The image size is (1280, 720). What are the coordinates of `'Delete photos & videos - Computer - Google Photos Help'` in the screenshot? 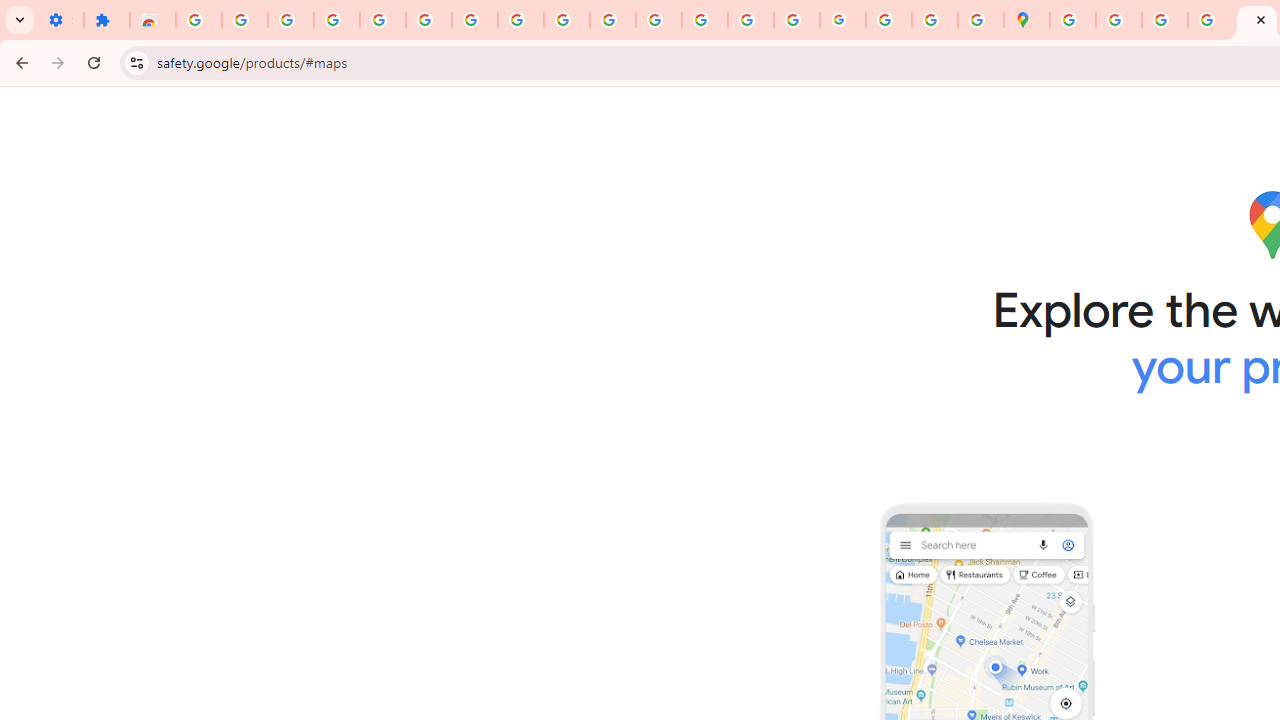 It's located at (289, 20).